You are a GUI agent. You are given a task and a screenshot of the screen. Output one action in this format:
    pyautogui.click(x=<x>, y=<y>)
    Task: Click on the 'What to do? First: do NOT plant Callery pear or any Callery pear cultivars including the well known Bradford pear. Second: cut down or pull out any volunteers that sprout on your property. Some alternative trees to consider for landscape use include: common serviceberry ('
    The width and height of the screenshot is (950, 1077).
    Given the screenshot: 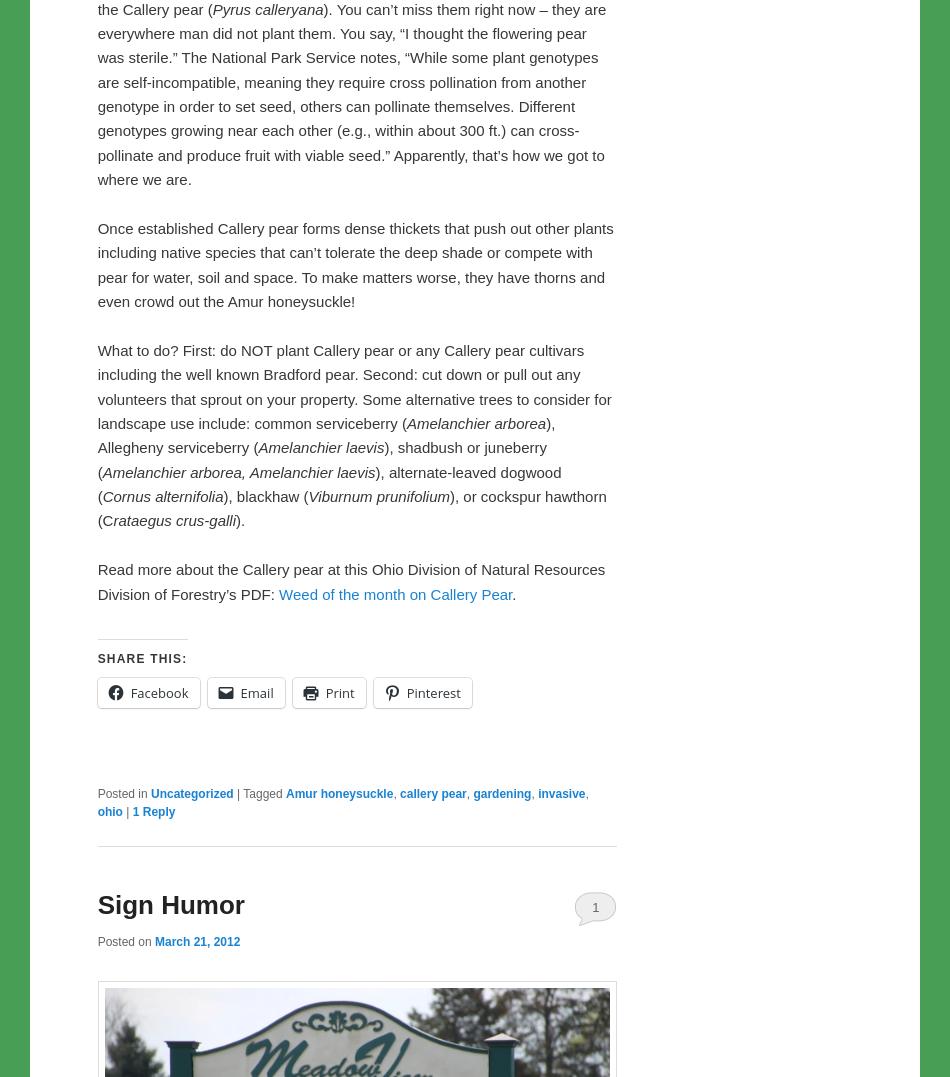 What is the action you would take?
    pyautogui.click(x=352, y=385)
    